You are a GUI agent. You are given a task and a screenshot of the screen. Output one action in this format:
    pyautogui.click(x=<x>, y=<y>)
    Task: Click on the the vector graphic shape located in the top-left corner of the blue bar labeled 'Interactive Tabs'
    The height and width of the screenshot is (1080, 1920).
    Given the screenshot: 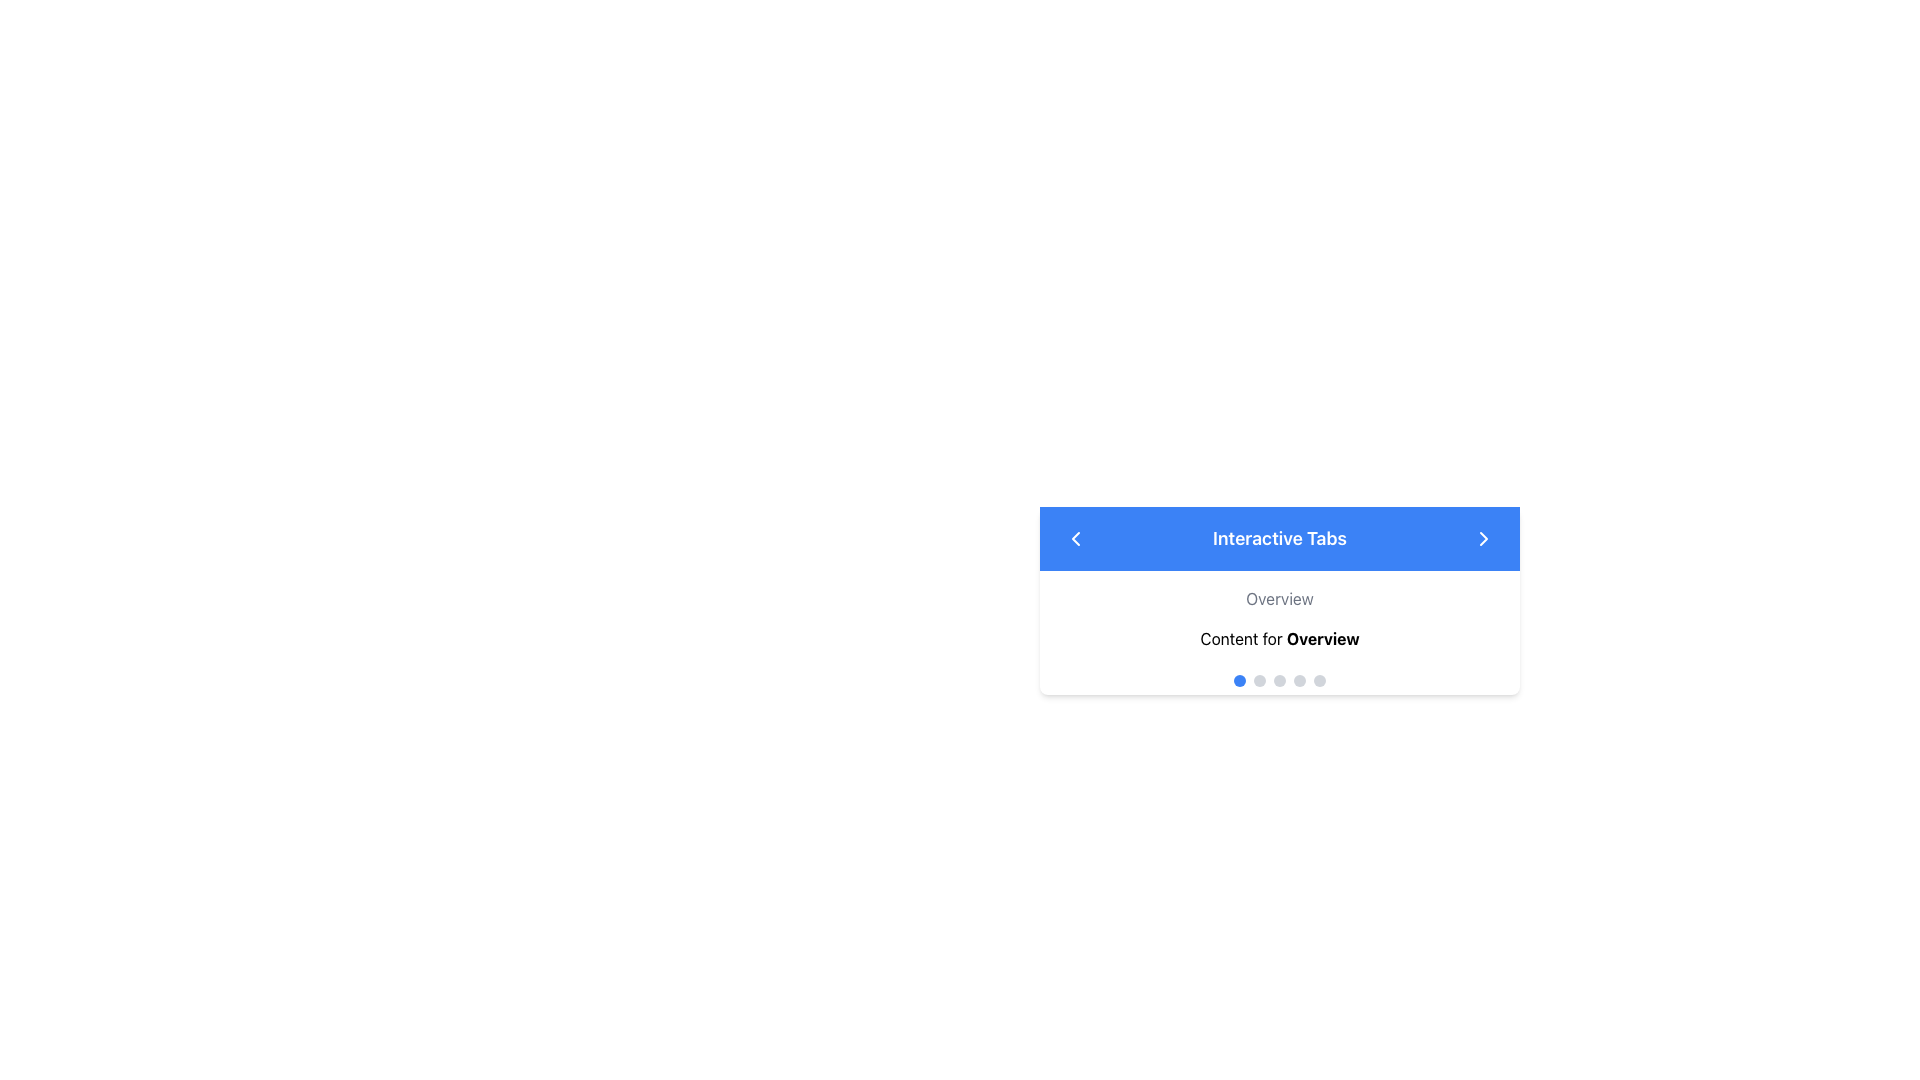 What is the action you would take?
    pyautogui.click(x=1074, y=538)
    